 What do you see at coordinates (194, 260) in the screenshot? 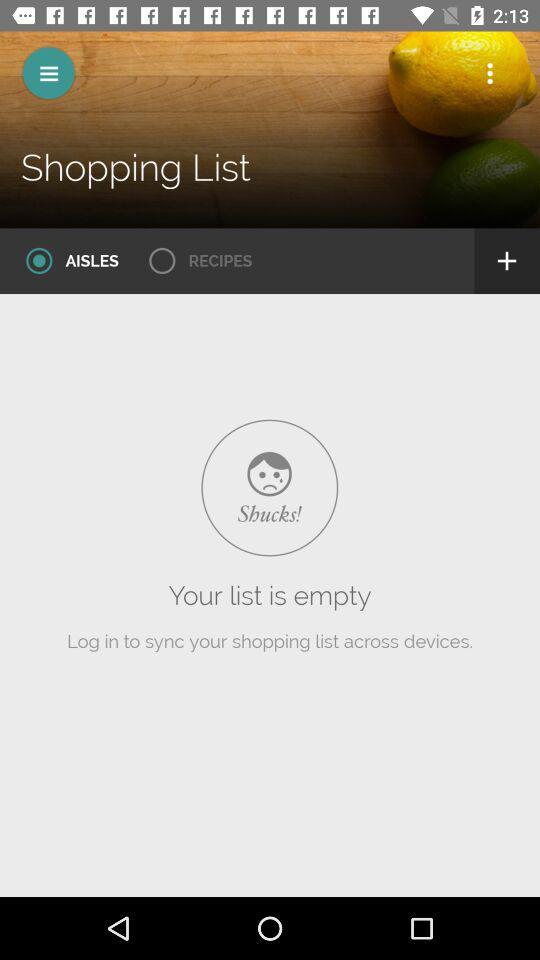
I see `recipe list` at bounding box center [194, 260].